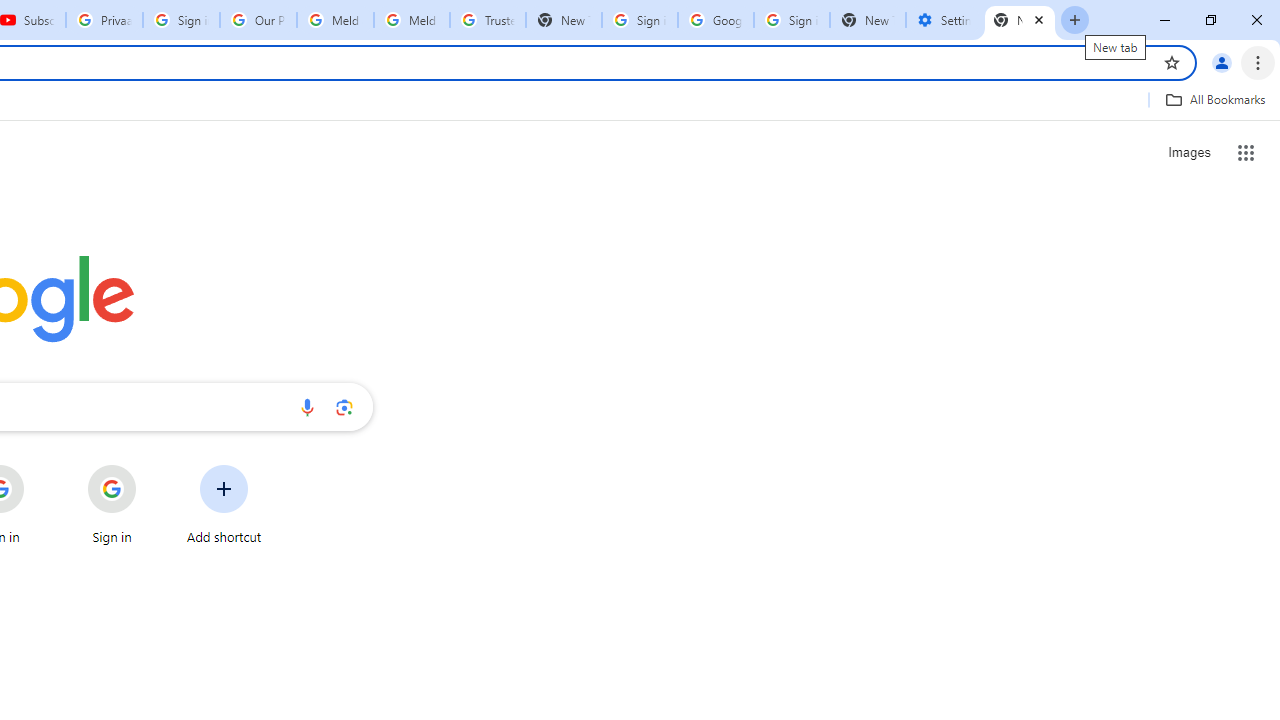  Describe the element at coordinates (1020, 20) in the screenshot. I see `'New Tab'` at that location.